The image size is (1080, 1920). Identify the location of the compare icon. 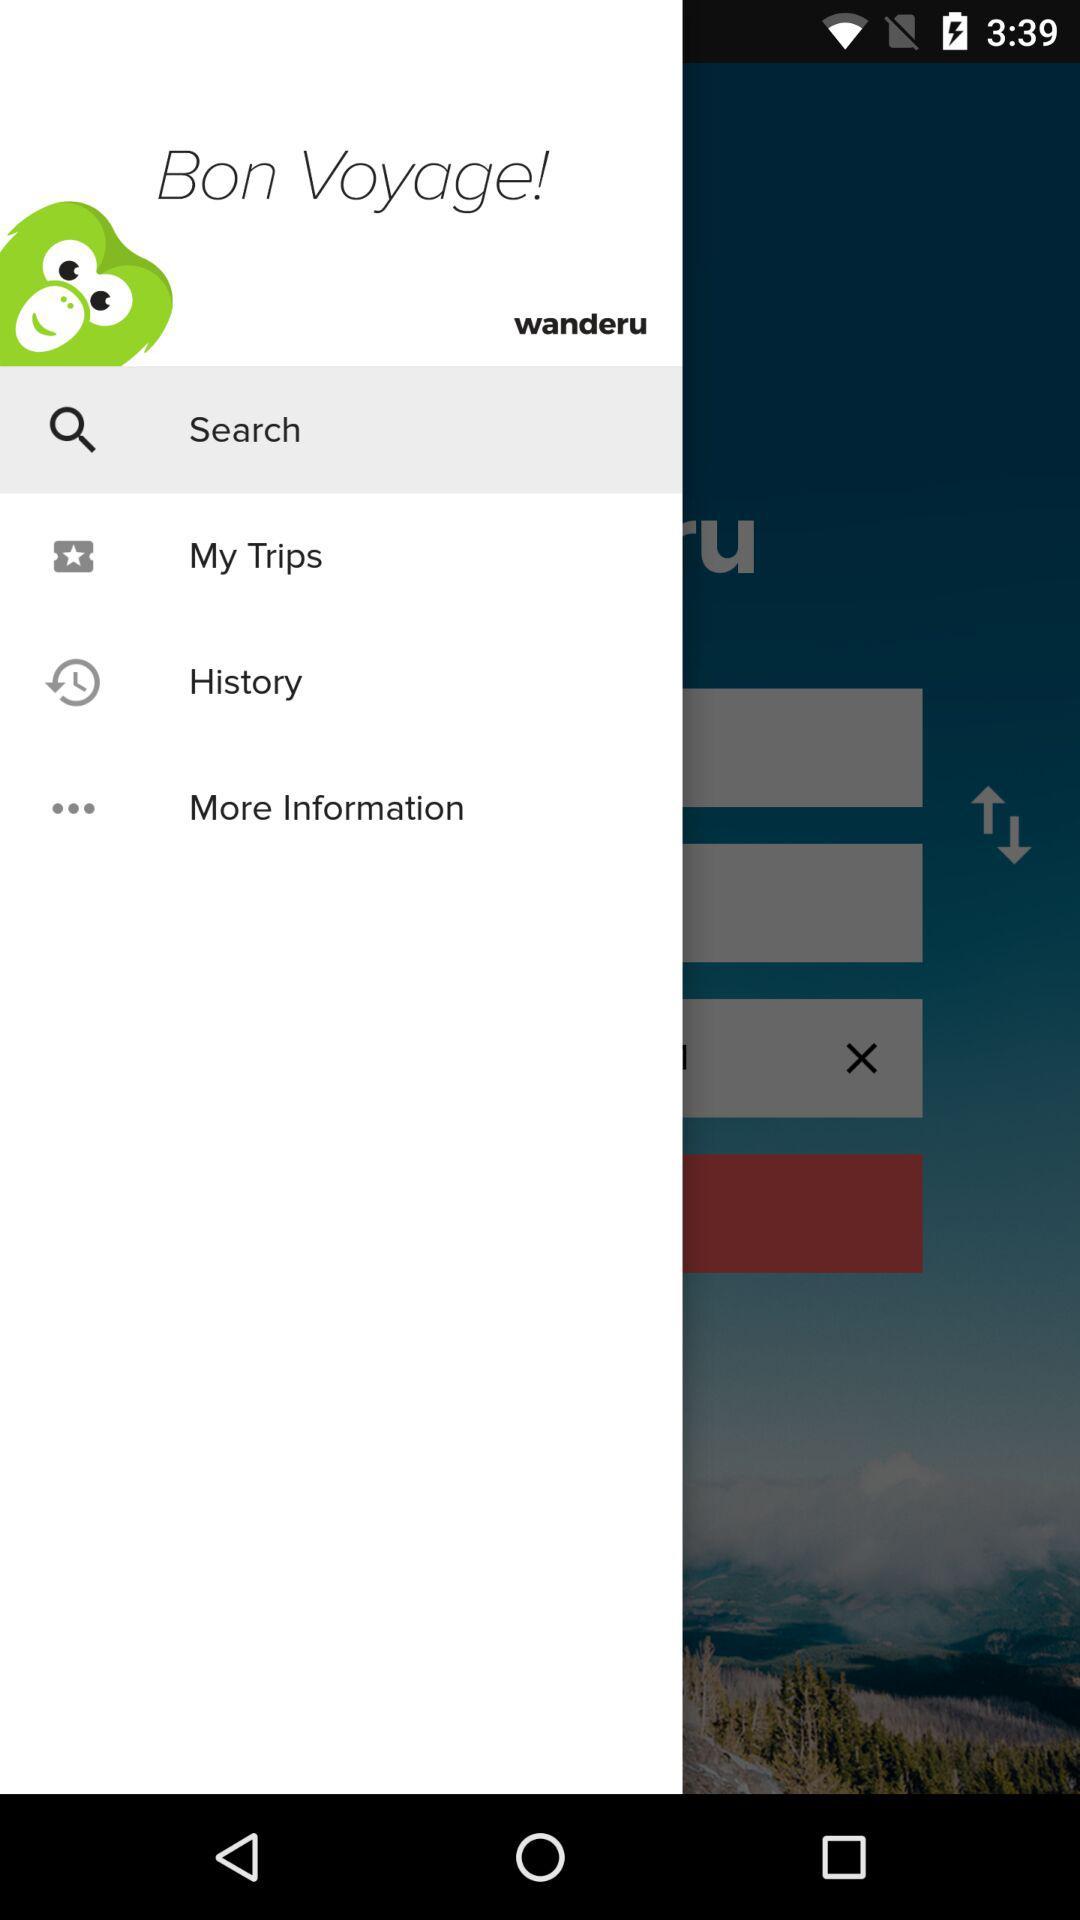
(1001, 825).